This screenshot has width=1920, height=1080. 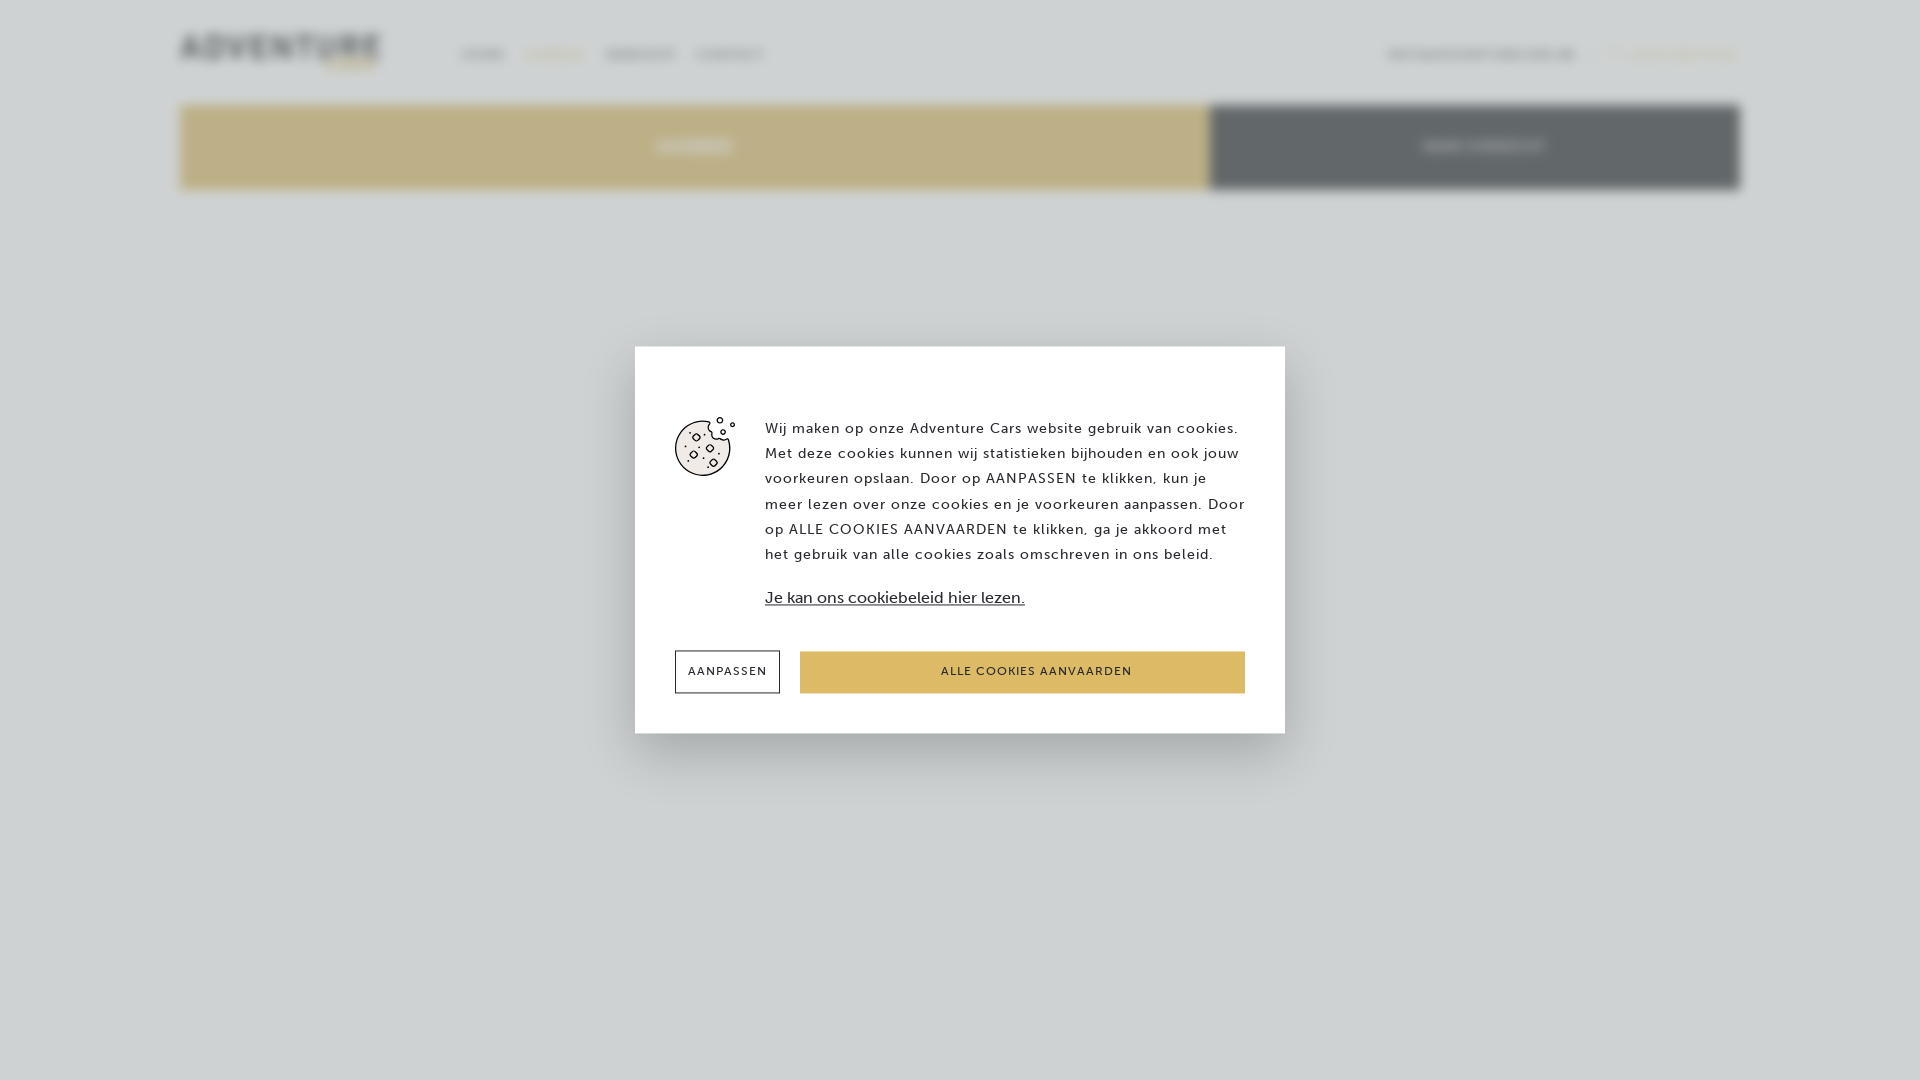 What do you see at coordinates (686, 52) in the screenshot?
I see `'CONTACT'` at bounding box center [686, 52].